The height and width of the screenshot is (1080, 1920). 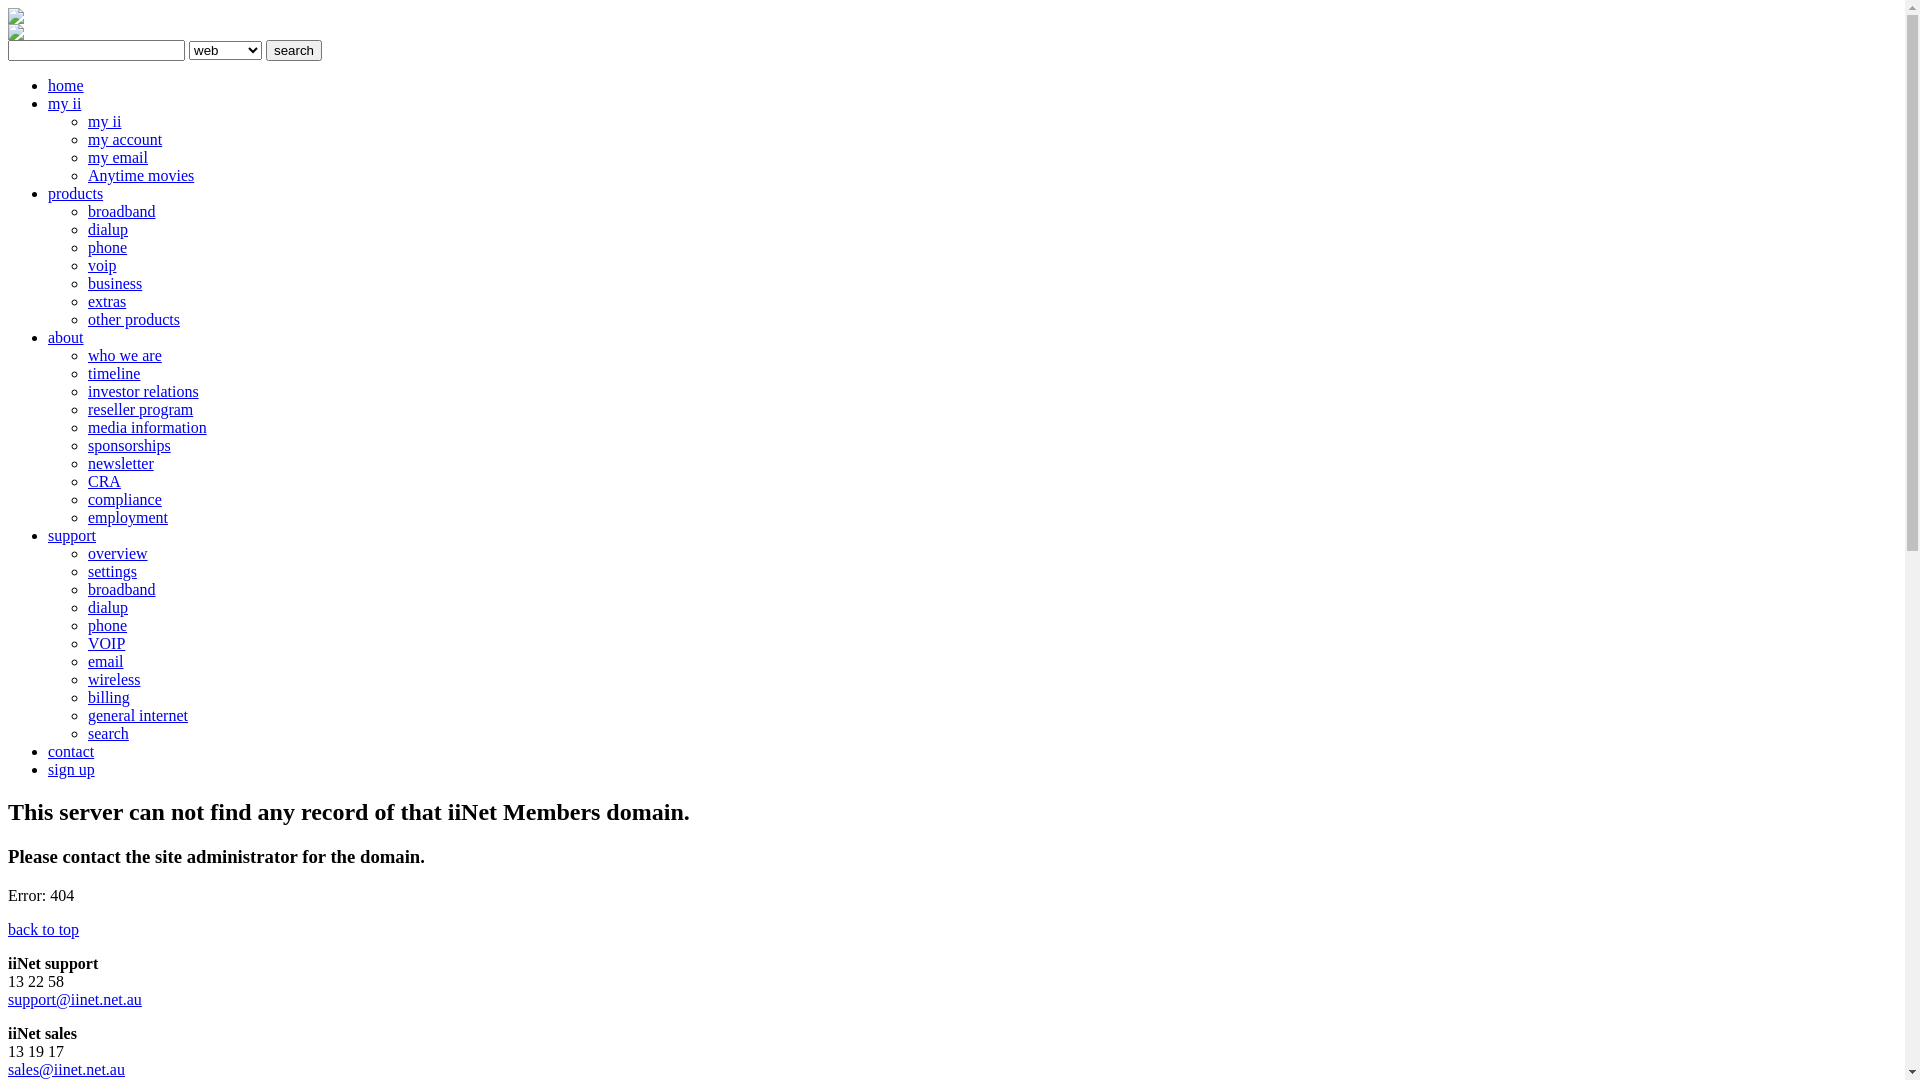 I want to click on 'timeline', so click(x=86, y=373).